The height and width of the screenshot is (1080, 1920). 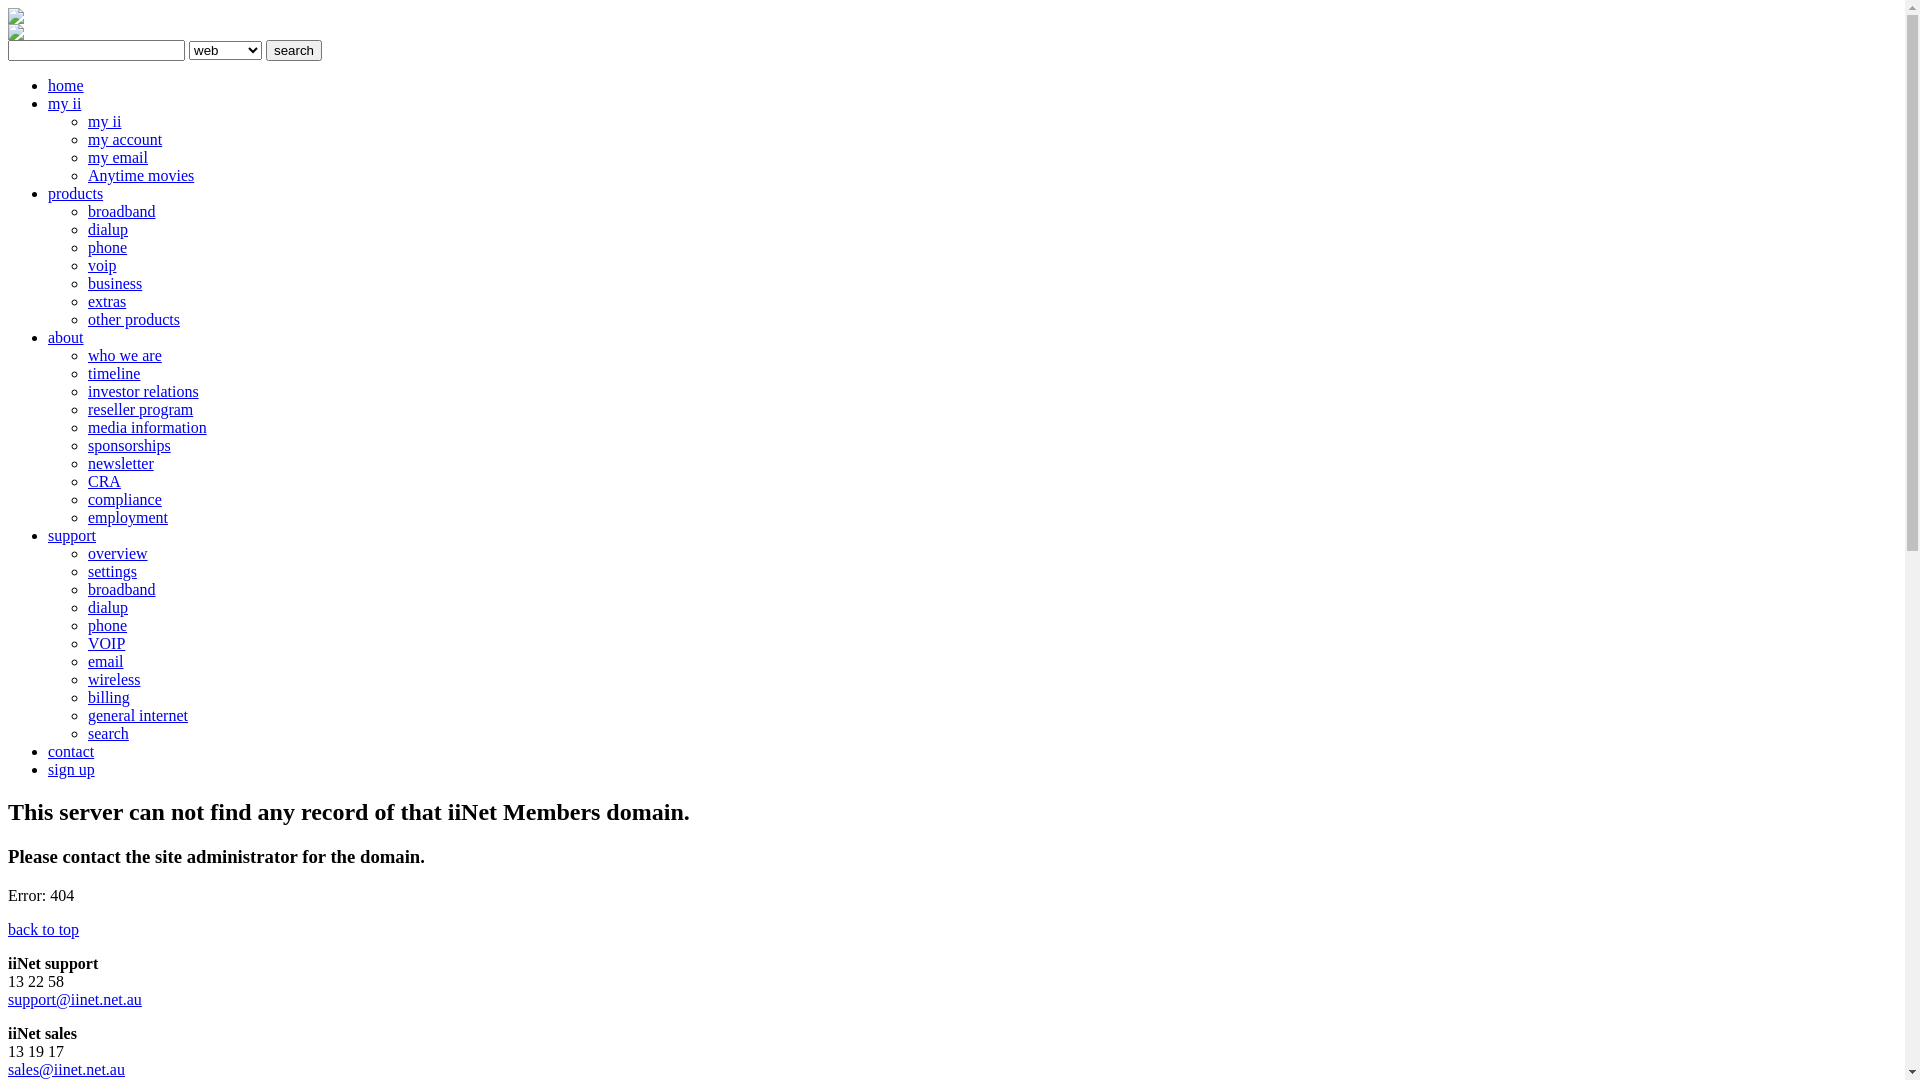 I want to click on 'timeline', so click(x=86, y=373).